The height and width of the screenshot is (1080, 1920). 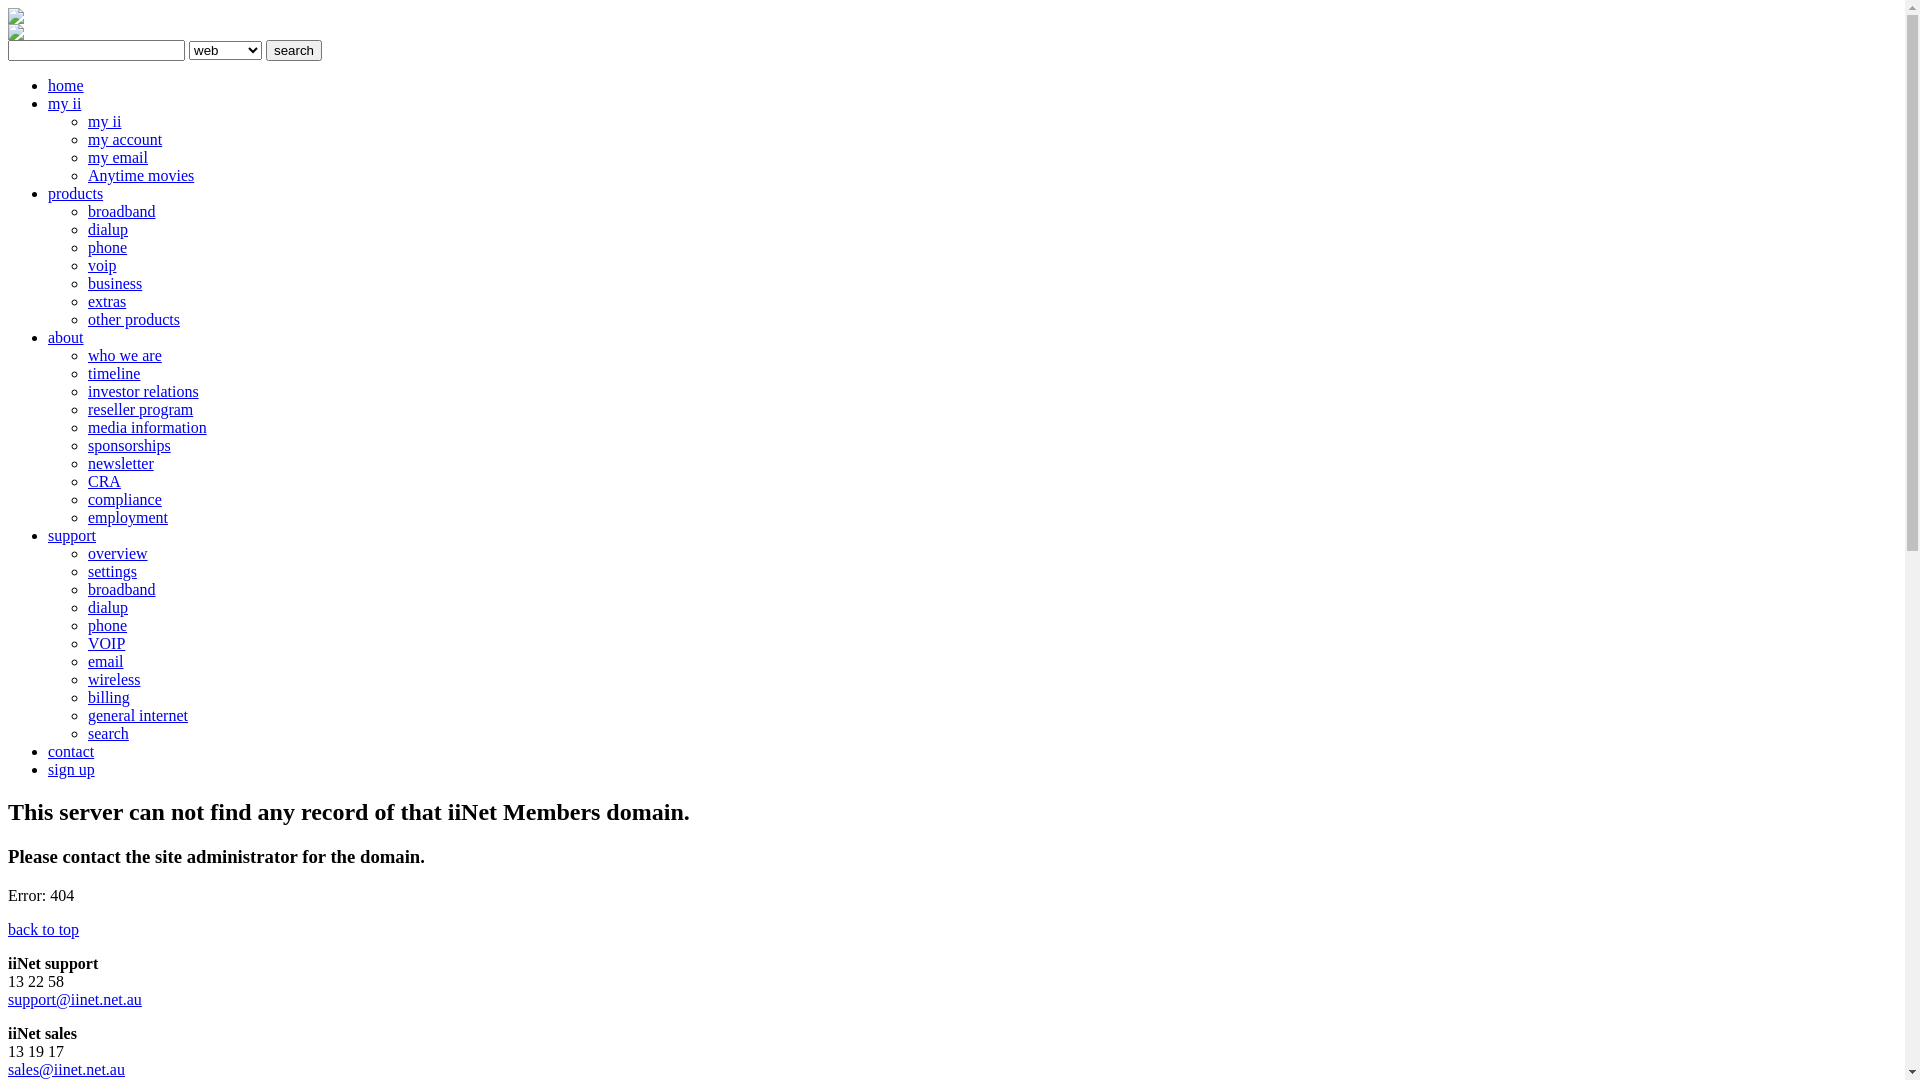 I want to click on 'timeline', so click(x=86, y=373).